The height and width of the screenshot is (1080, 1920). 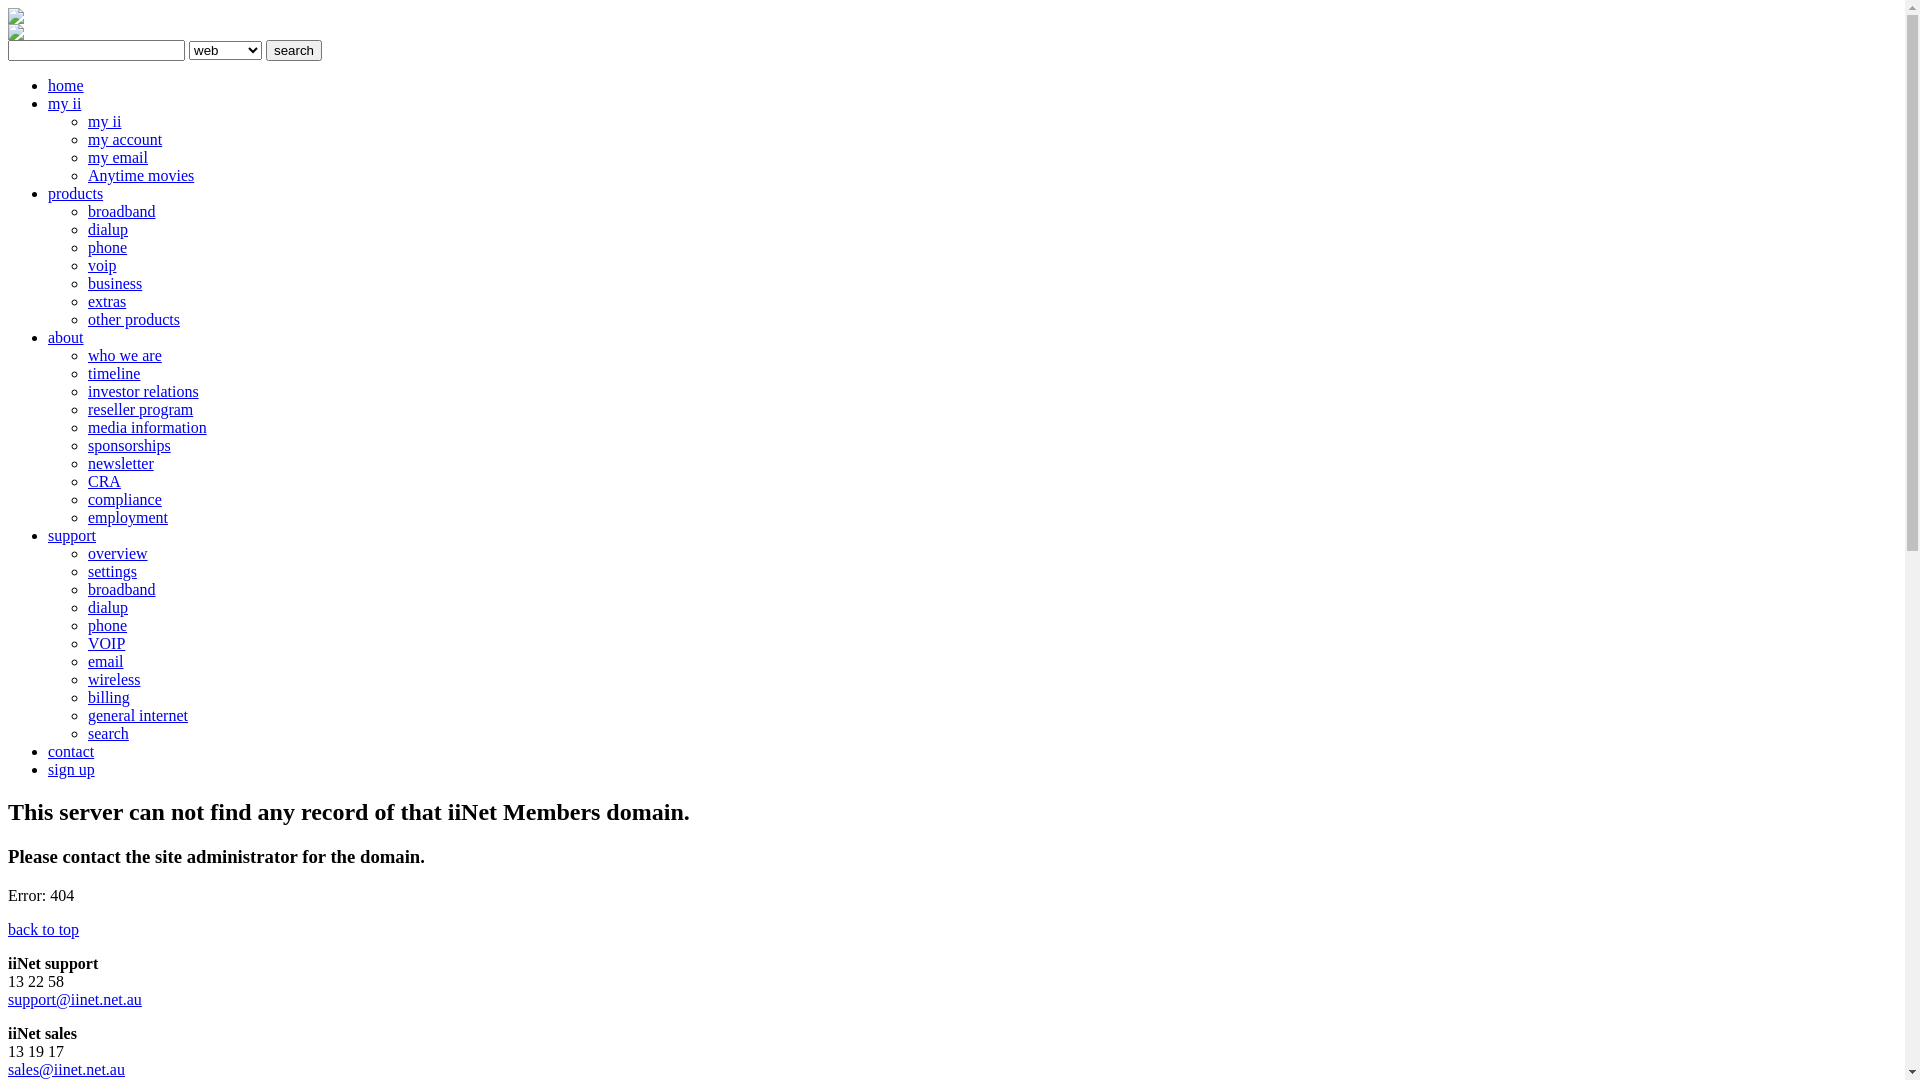 I want to click on 'timeline', so click(x=86, y=373).